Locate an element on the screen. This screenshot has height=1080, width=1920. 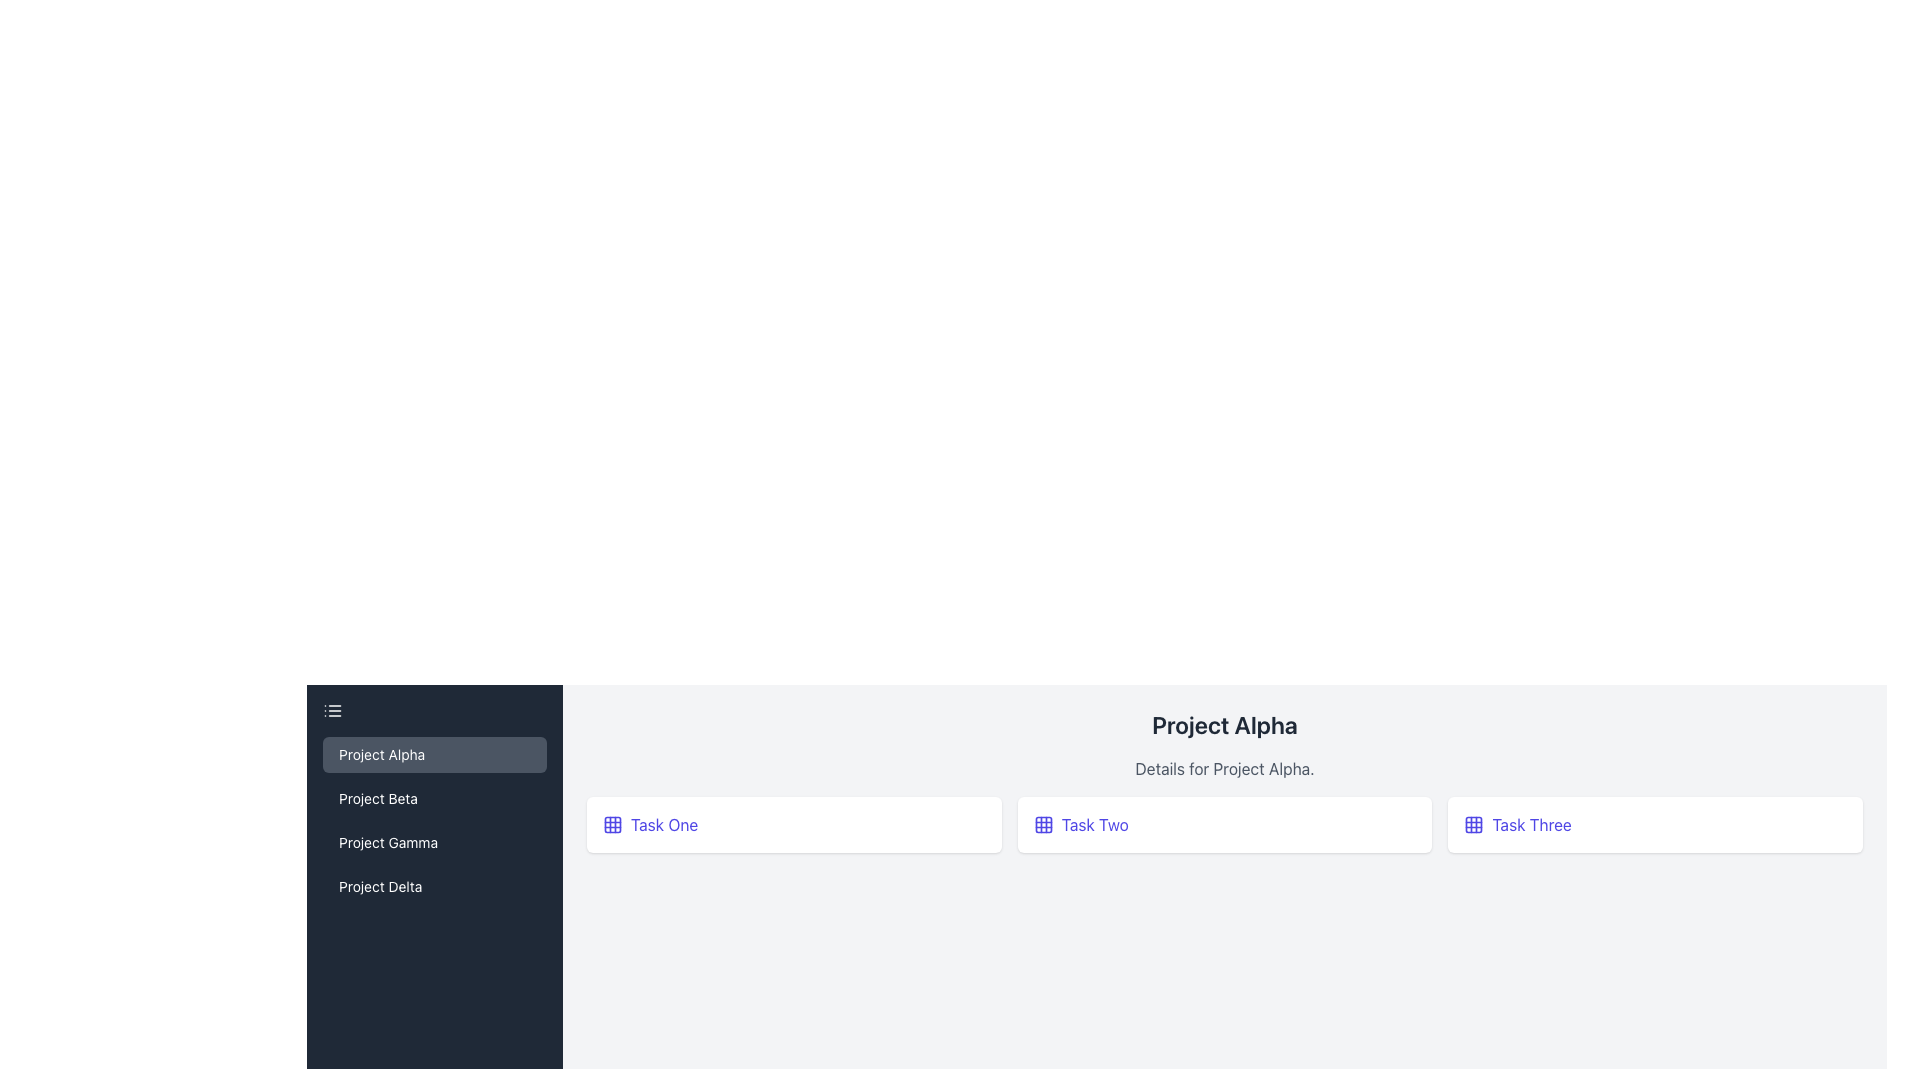
the menu icon located at the top left corner of the sidebar panel is located at coordinates (332, 709).